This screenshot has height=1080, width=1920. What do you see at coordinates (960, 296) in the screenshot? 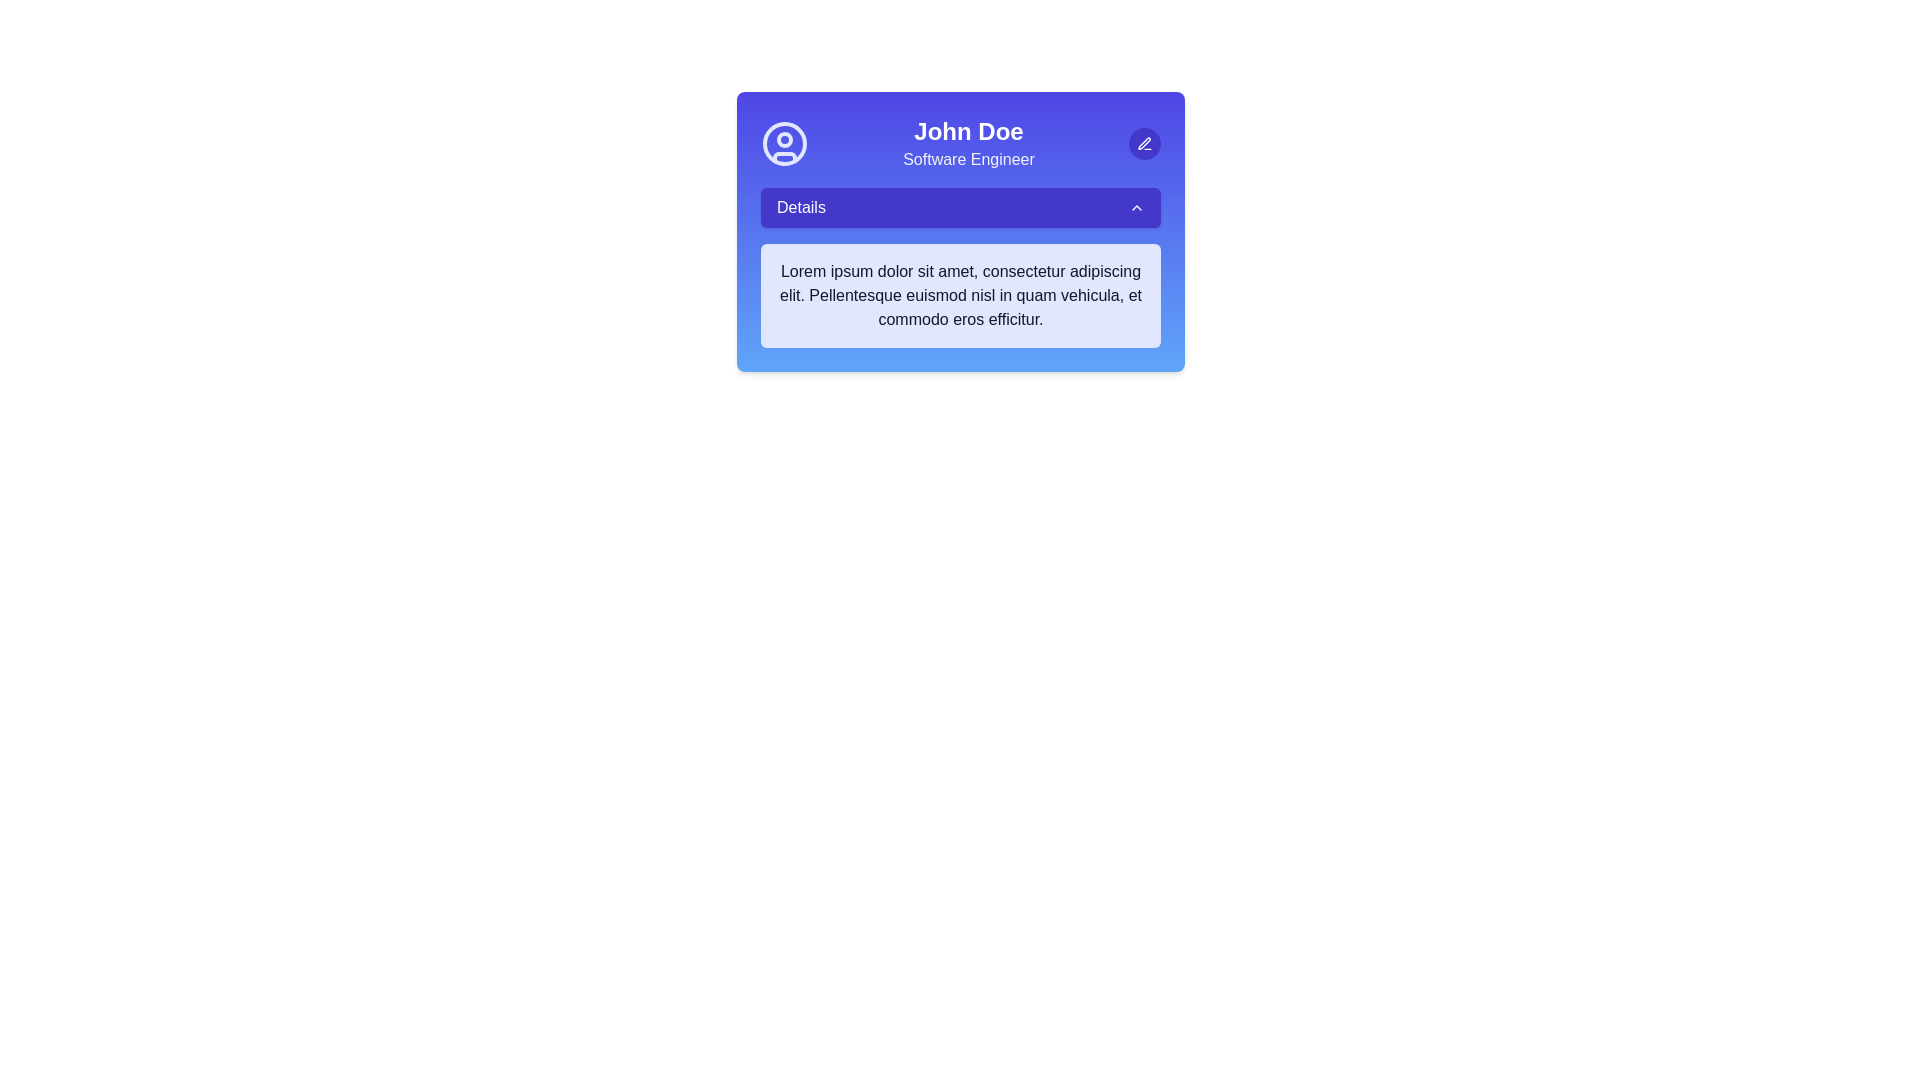
I see `text block containing the content 'Lorem ipsum dolor sit amet, consectetur adipiscing elit. Pellentesque euismod nisl in quam vehicula, et commodo eros efficitur.' styled with a dark color on a light indigo background` at bounding box center [960, 296].